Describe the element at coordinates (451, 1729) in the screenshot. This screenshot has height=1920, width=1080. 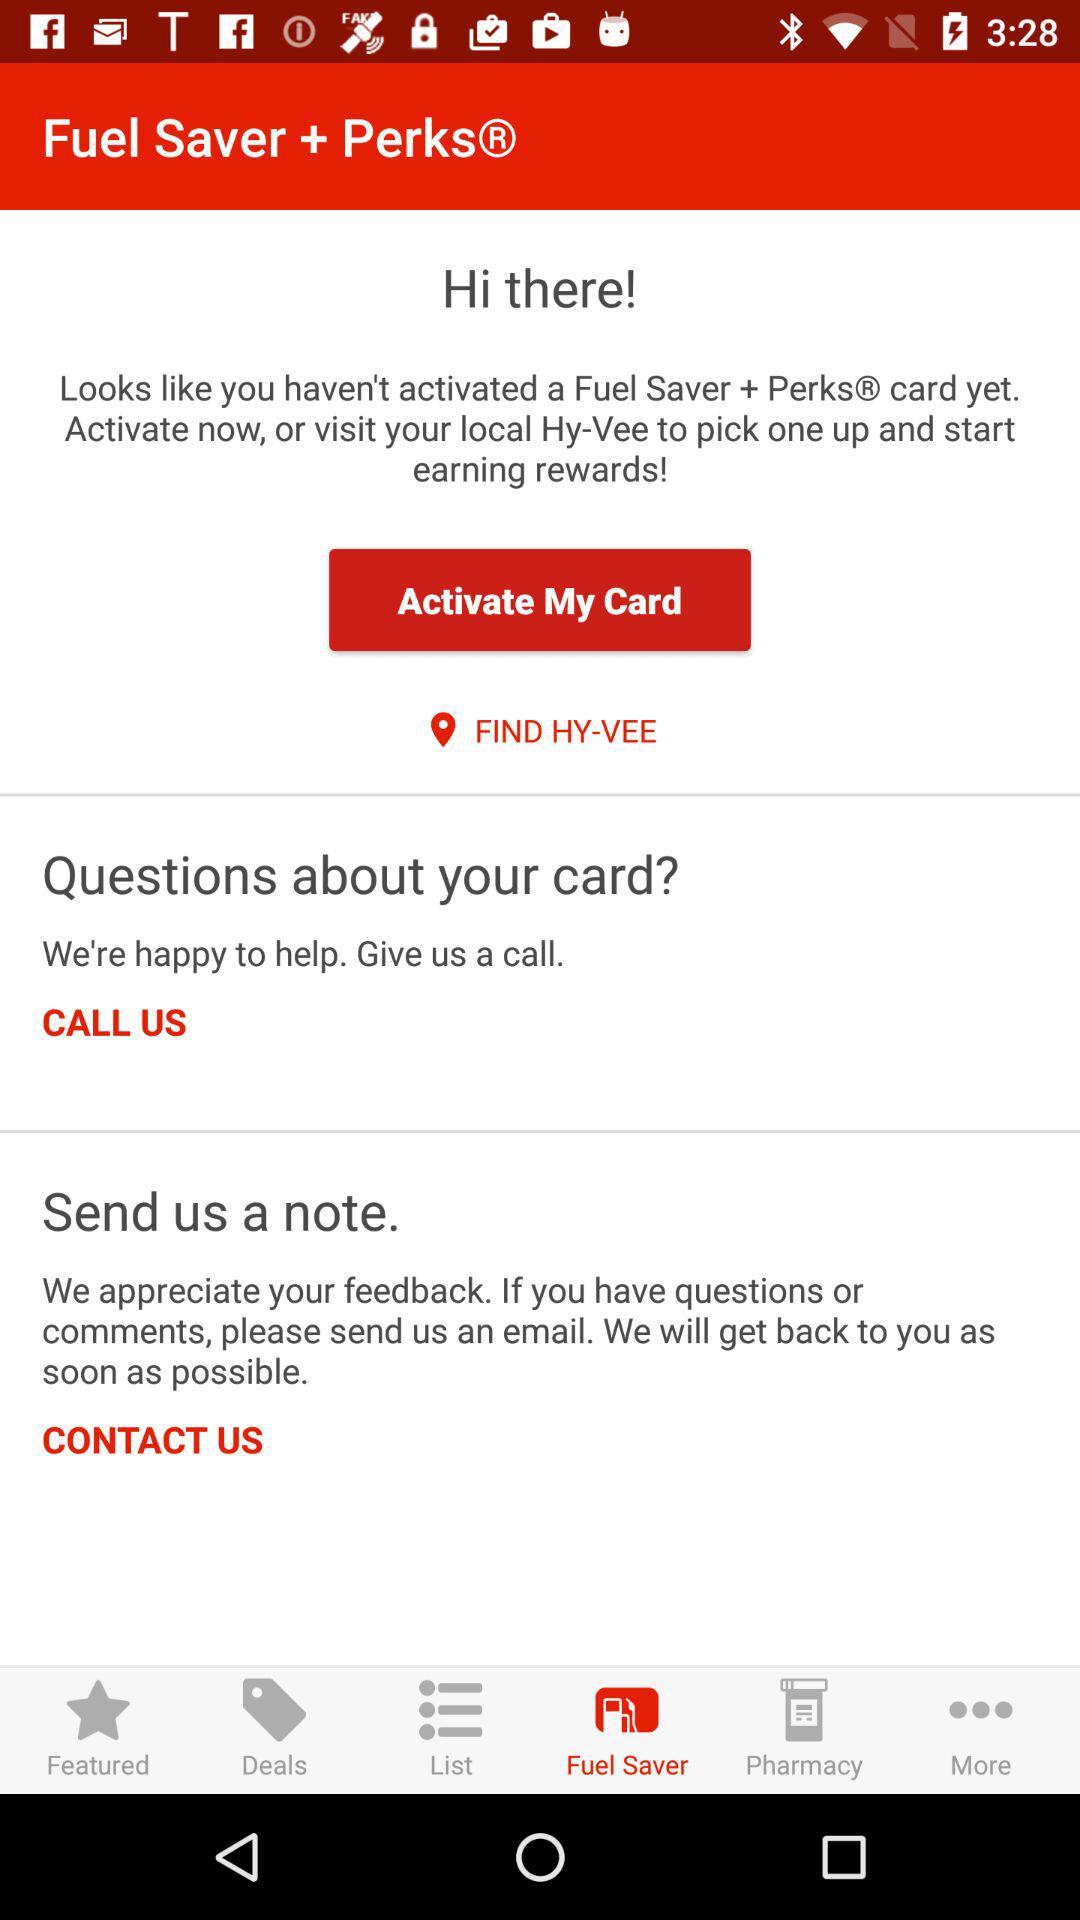
I see `icon next to the fuel saver icon` at that location.